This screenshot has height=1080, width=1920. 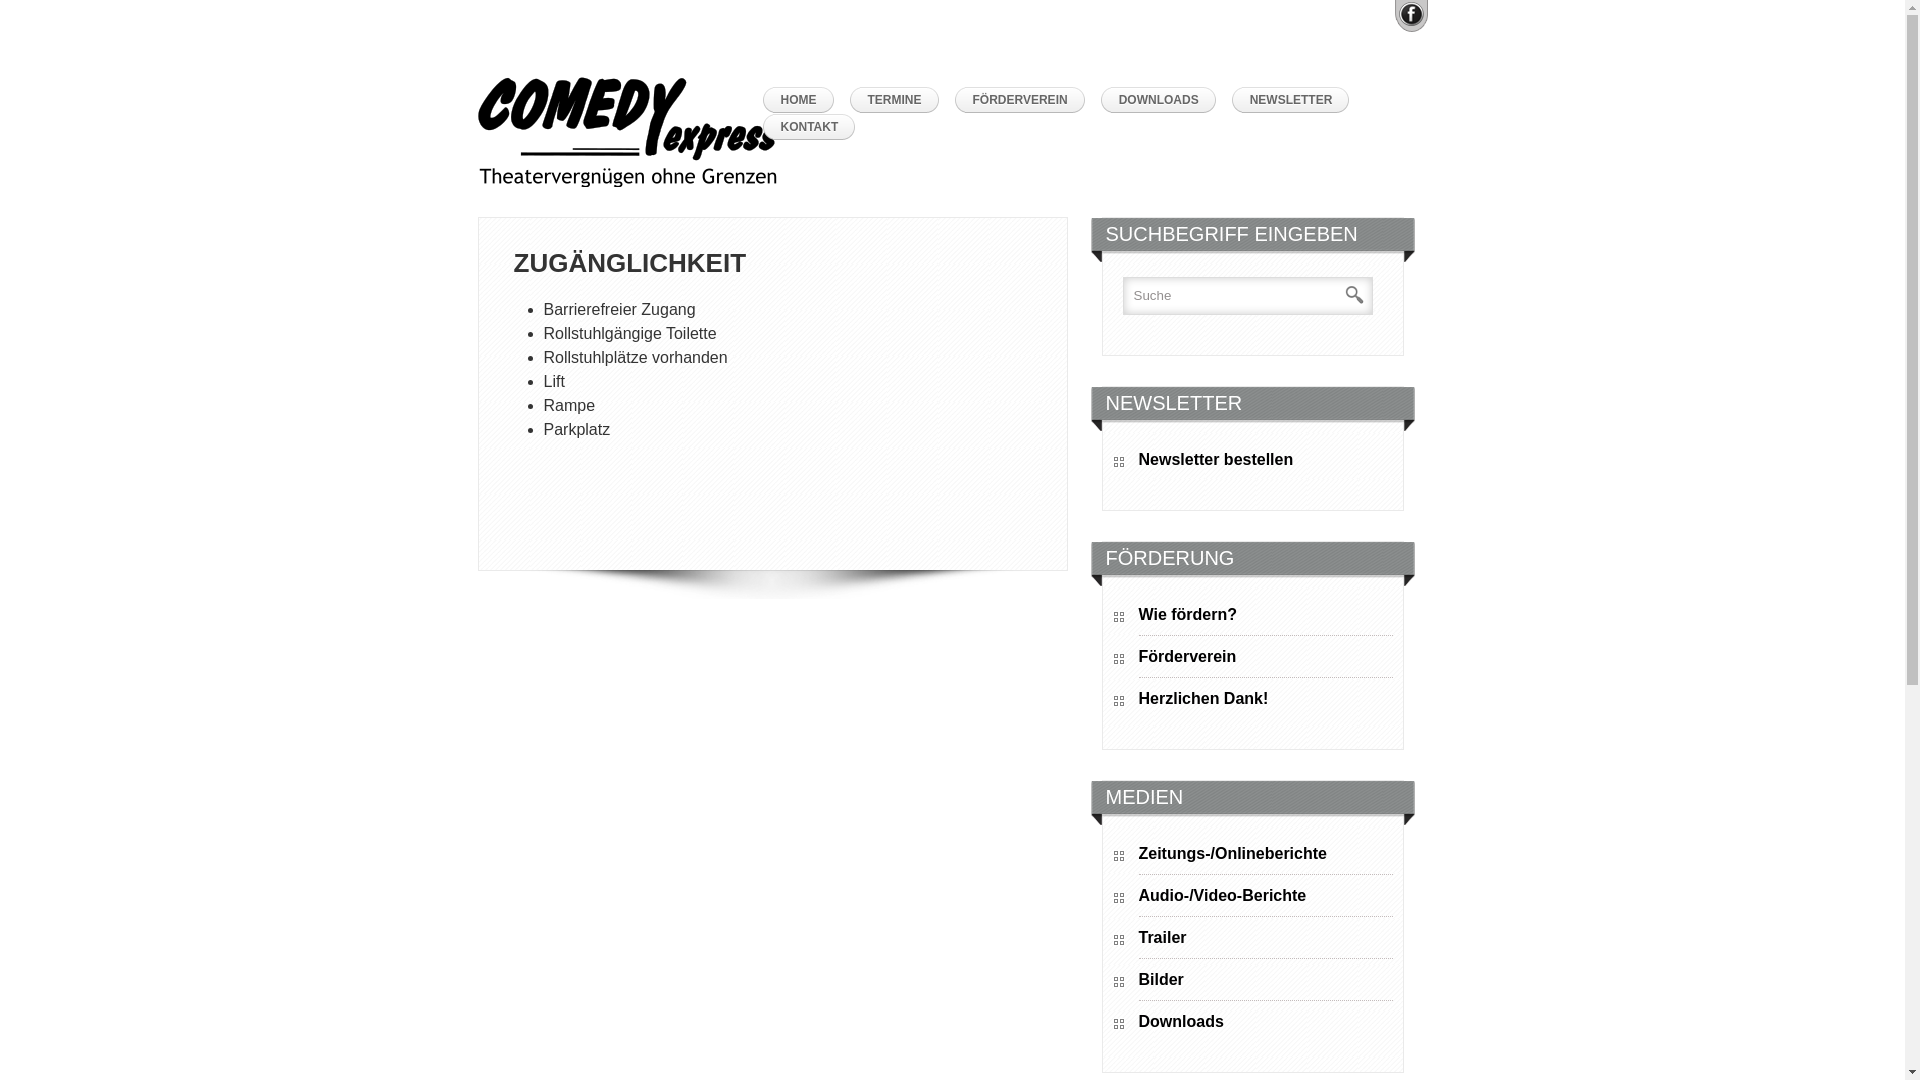 What do you see at coordinates (1264, 856) in the screenshot?
I see `'Zeitungs-/Onlineberichte'` at bounding box center [1264, 856].